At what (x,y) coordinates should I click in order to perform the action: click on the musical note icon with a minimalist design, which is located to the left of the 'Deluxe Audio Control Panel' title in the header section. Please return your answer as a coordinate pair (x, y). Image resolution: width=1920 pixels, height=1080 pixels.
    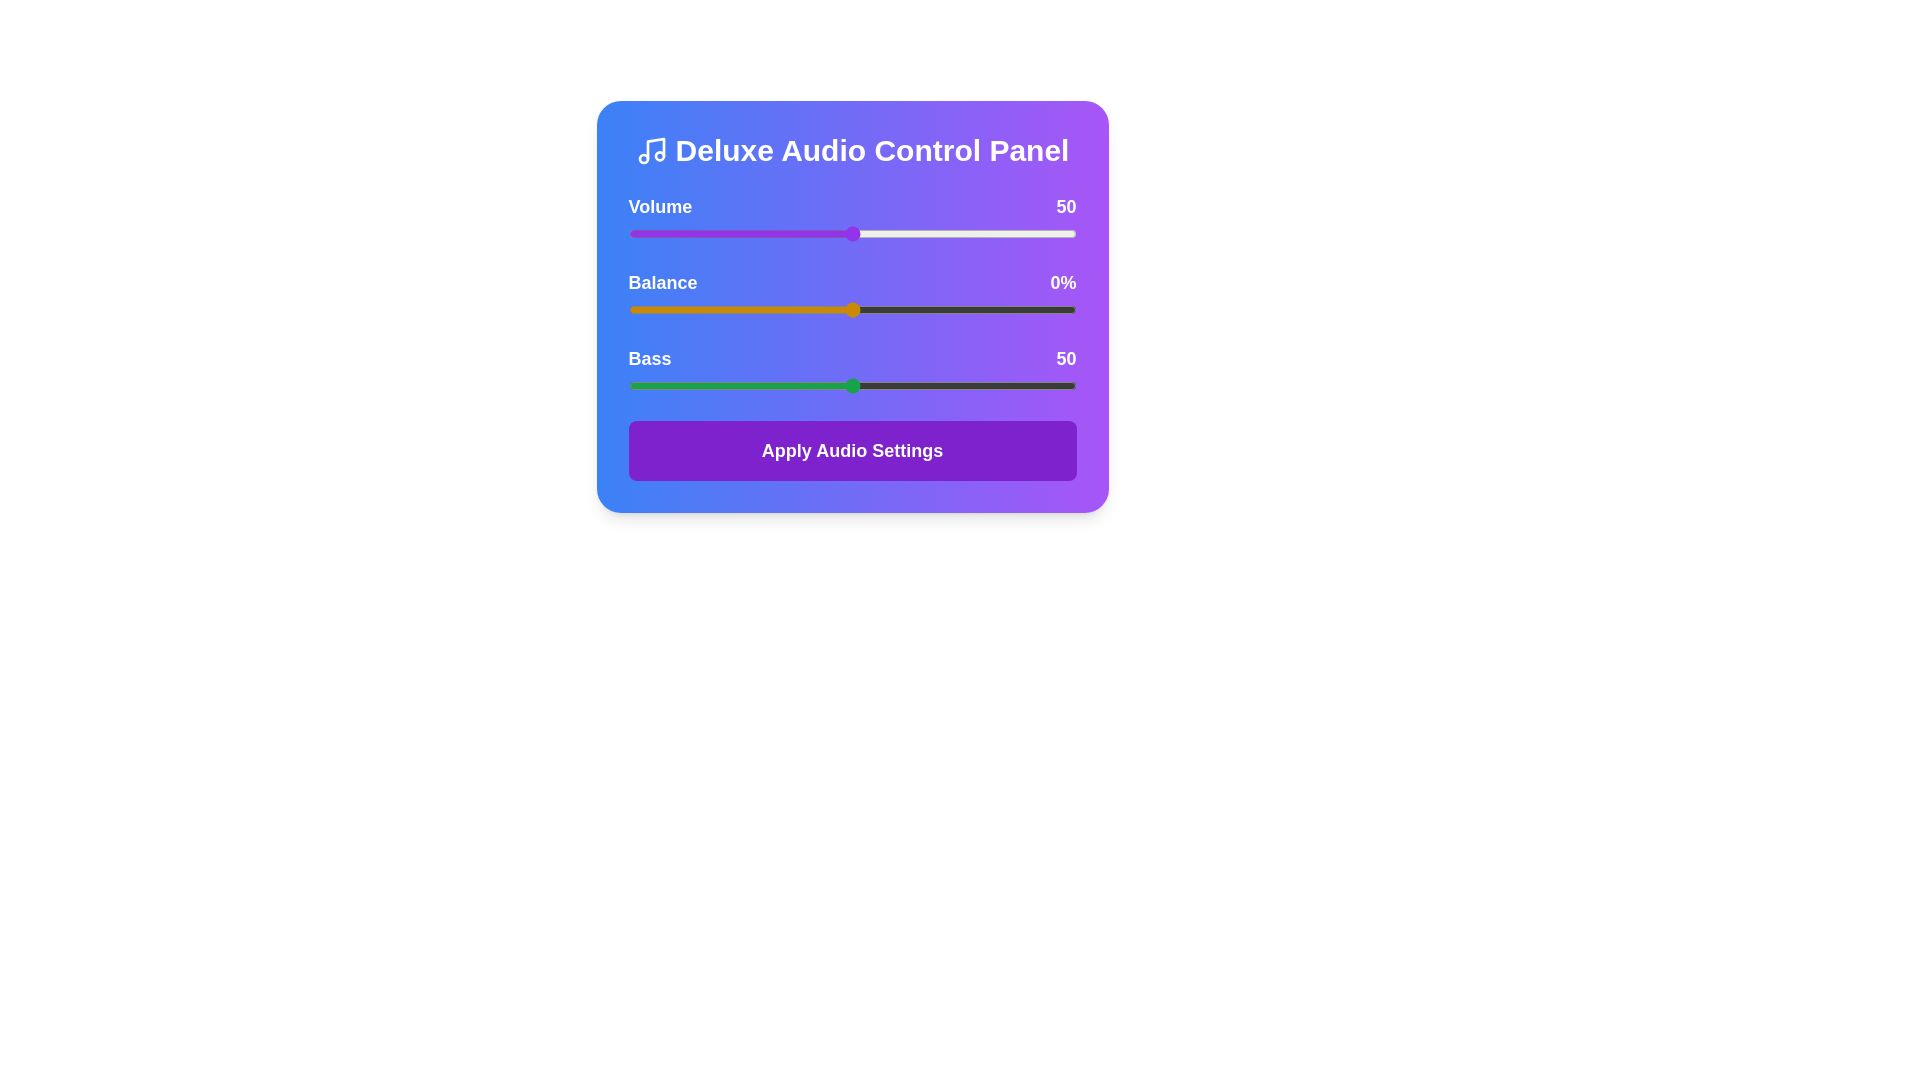
    Looking at the image, I should click on (651, 149).